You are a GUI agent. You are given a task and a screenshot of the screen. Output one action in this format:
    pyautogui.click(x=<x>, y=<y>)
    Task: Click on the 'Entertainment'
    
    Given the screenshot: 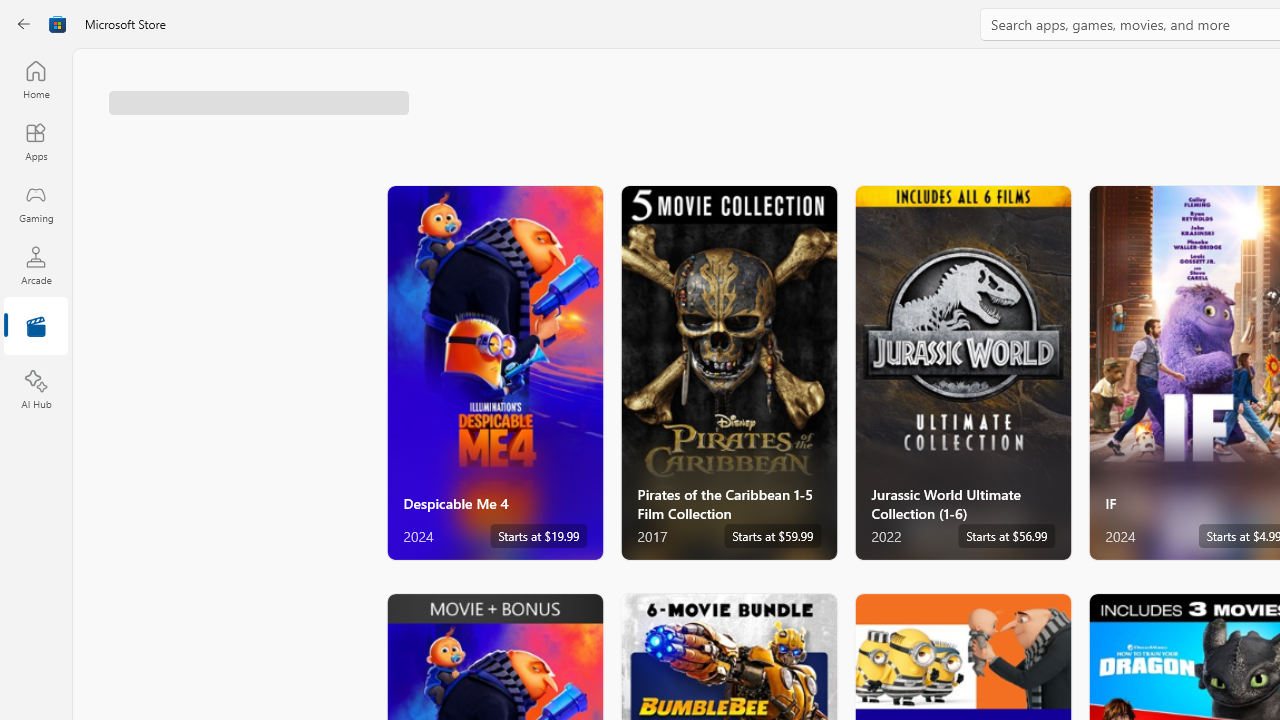 What is the action you would take?
    pyautogui.click(x=35, y=326)
    